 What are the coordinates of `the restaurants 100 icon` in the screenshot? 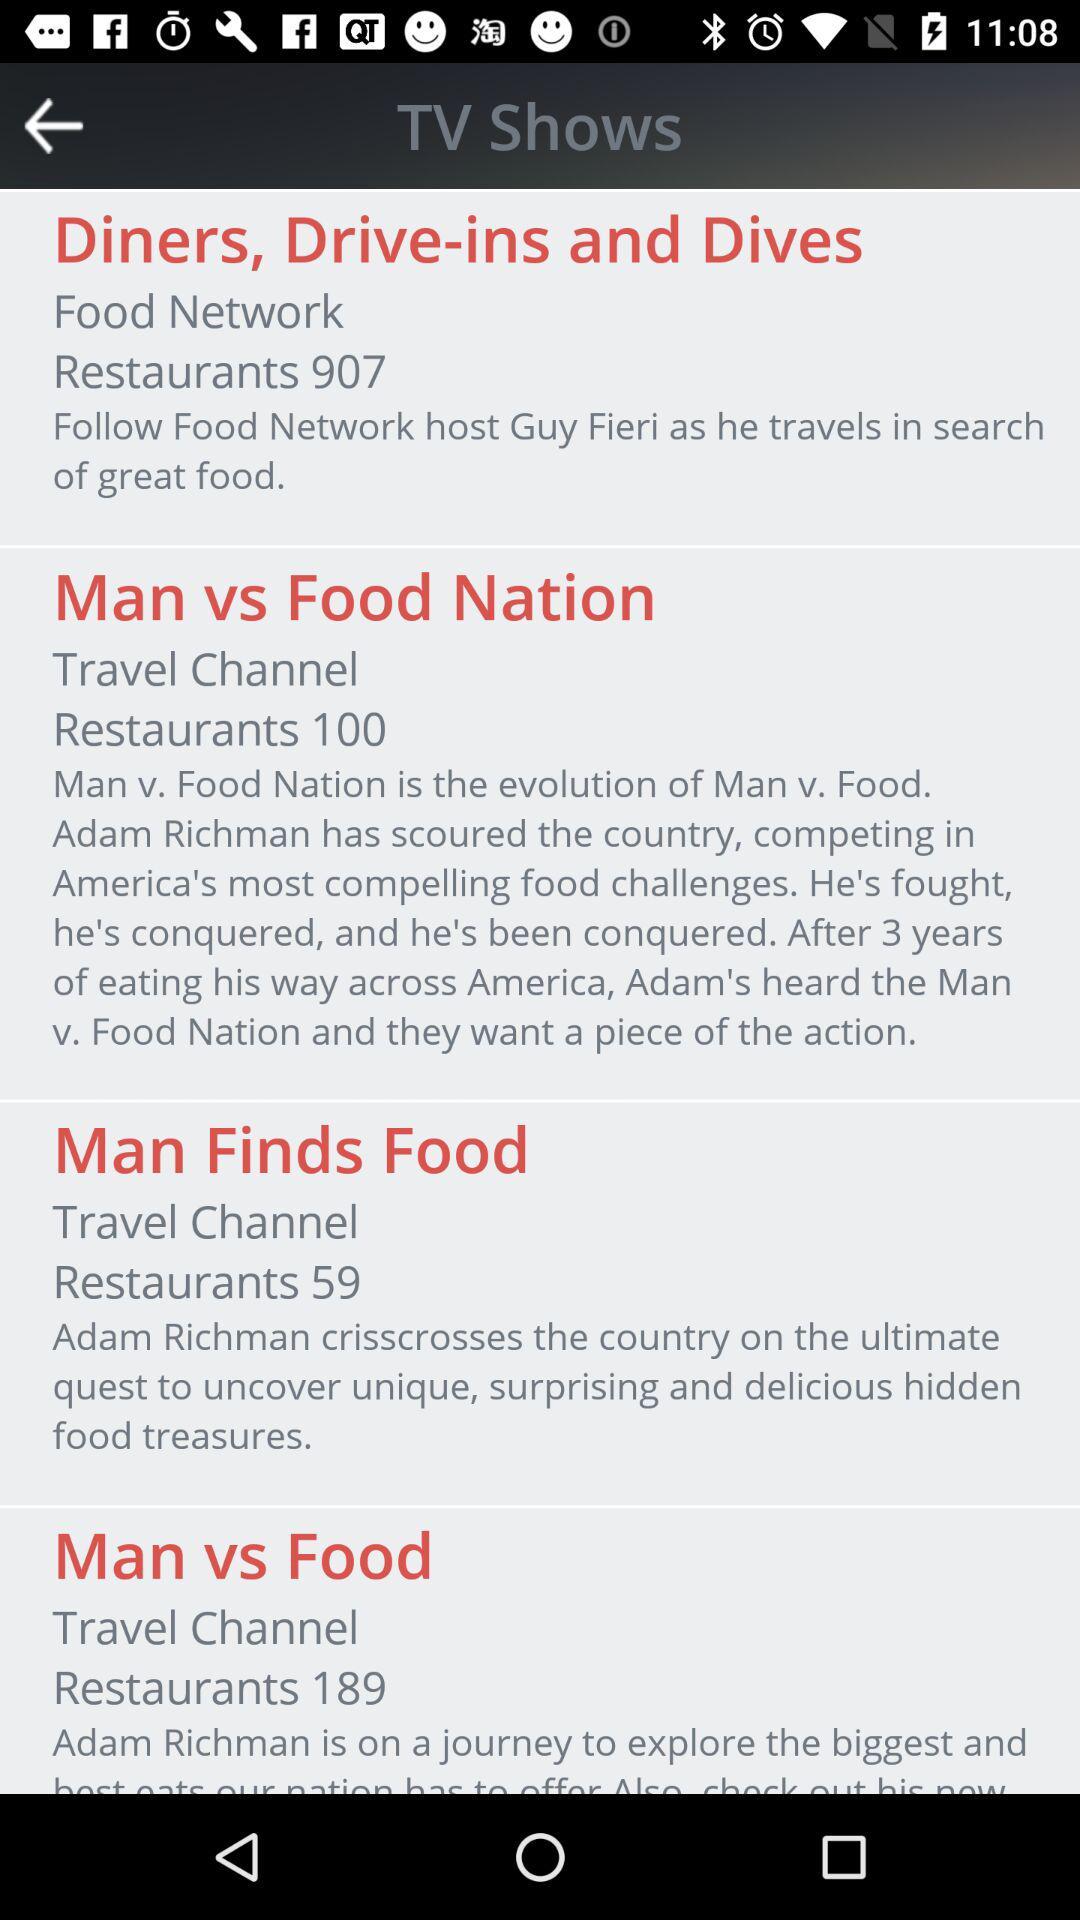 It's located at (219, 727).